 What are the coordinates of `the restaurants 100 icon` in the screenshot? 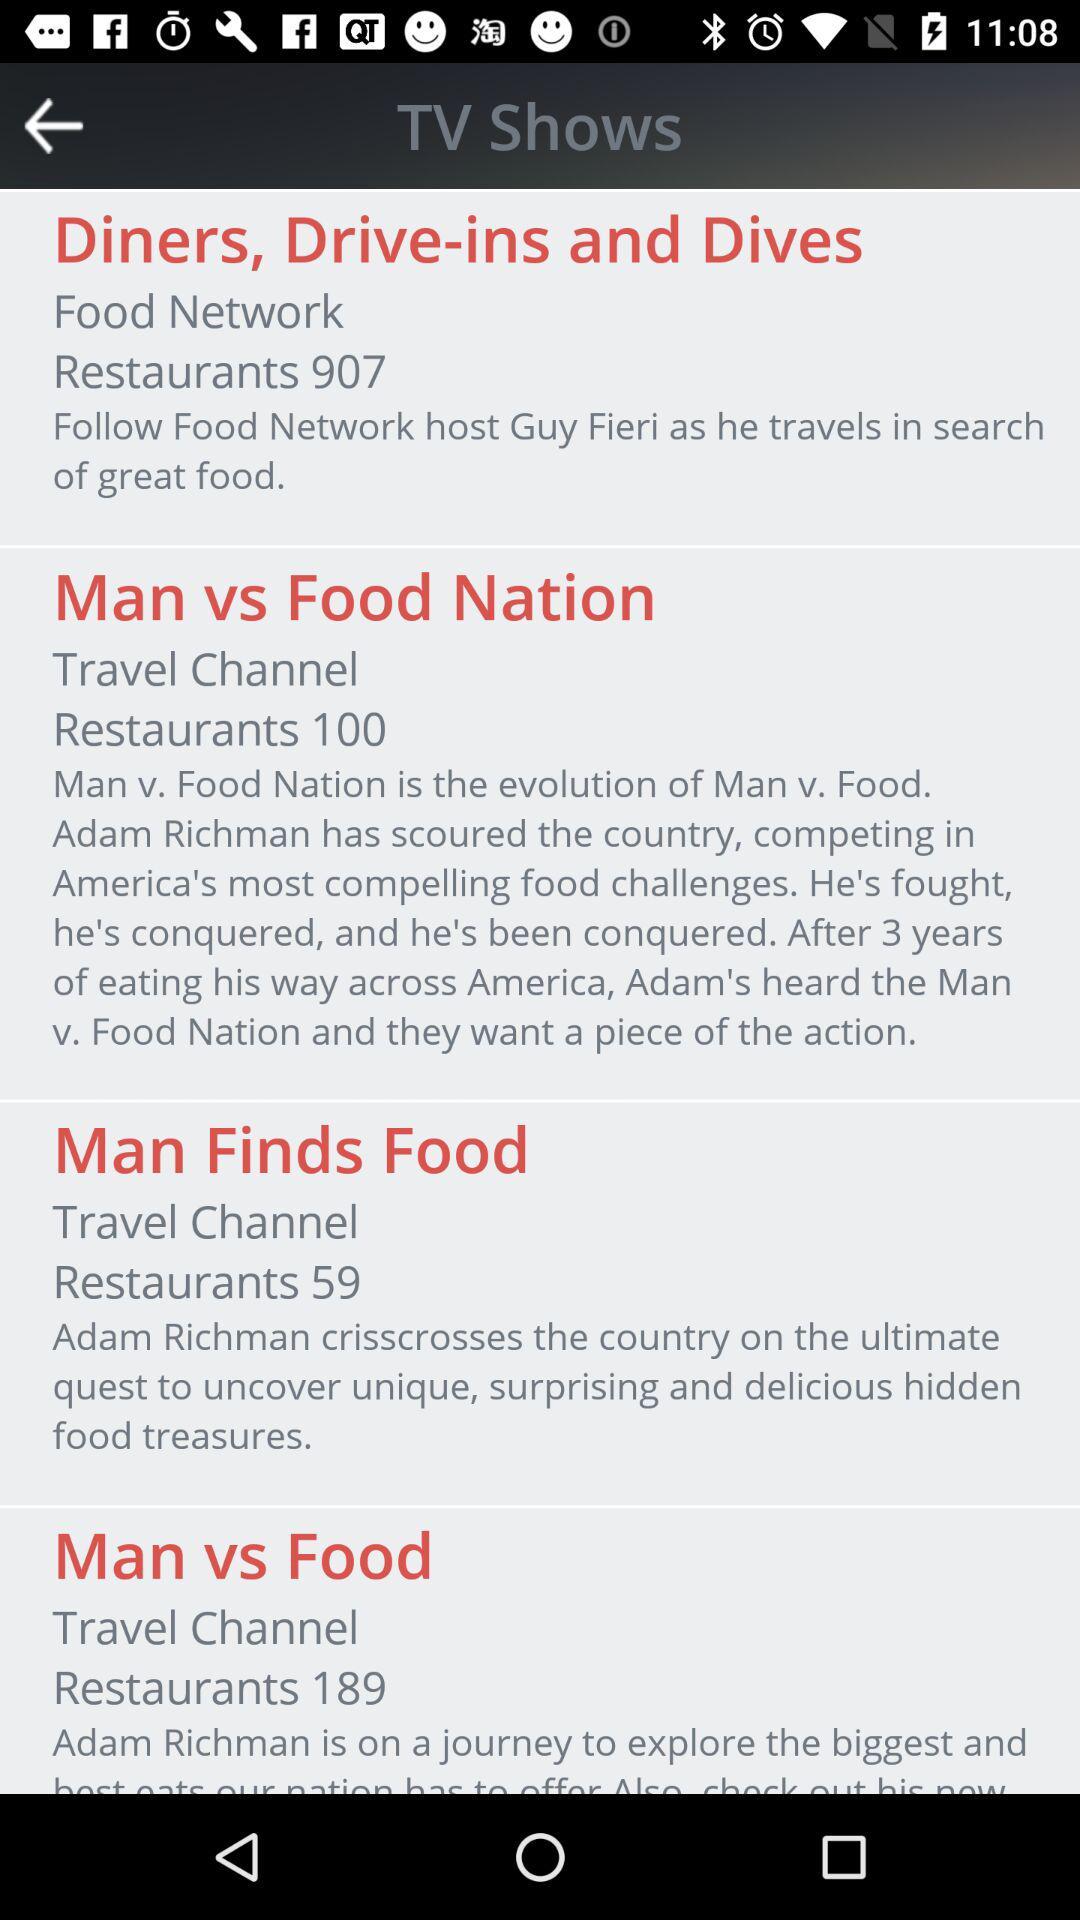 It's located at (219, 727).